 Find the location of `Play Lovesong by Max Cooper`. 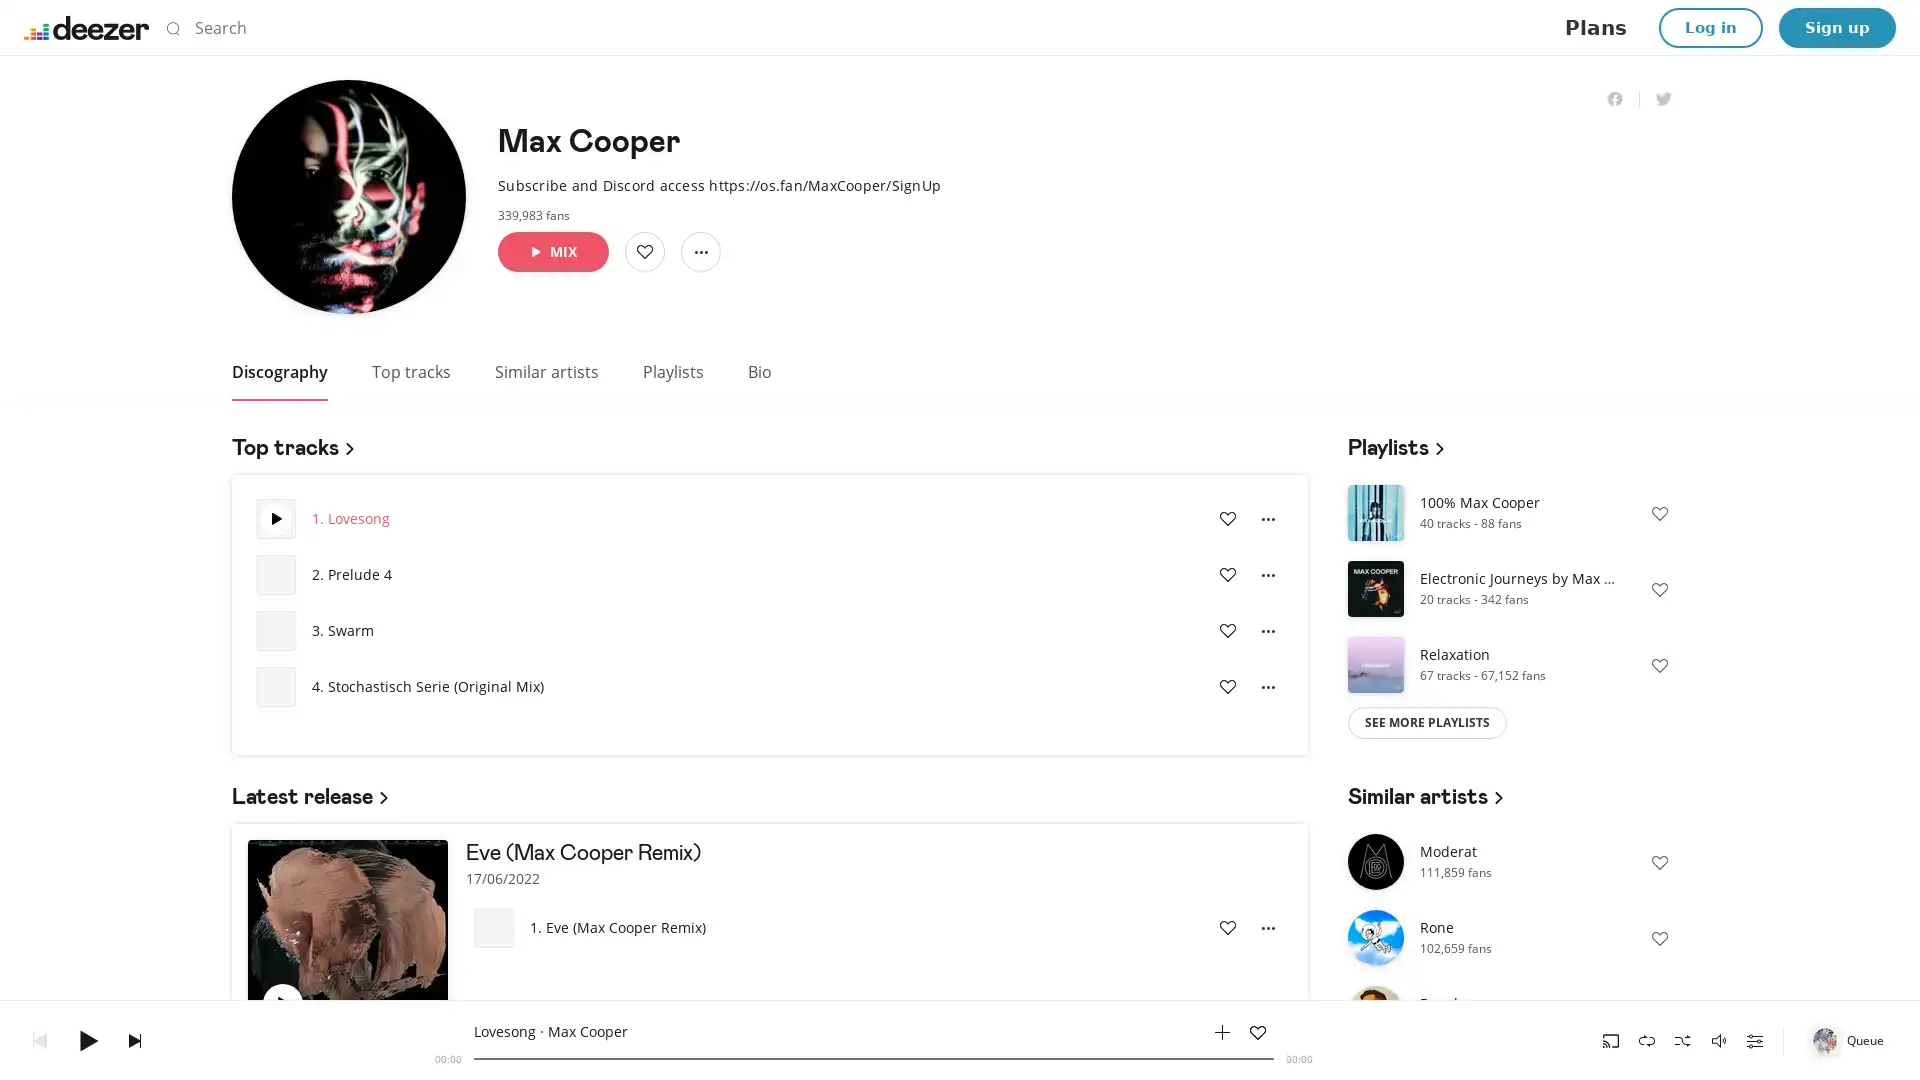

Play Lovesong by Max Cooper is located at coordinates (274, 518).